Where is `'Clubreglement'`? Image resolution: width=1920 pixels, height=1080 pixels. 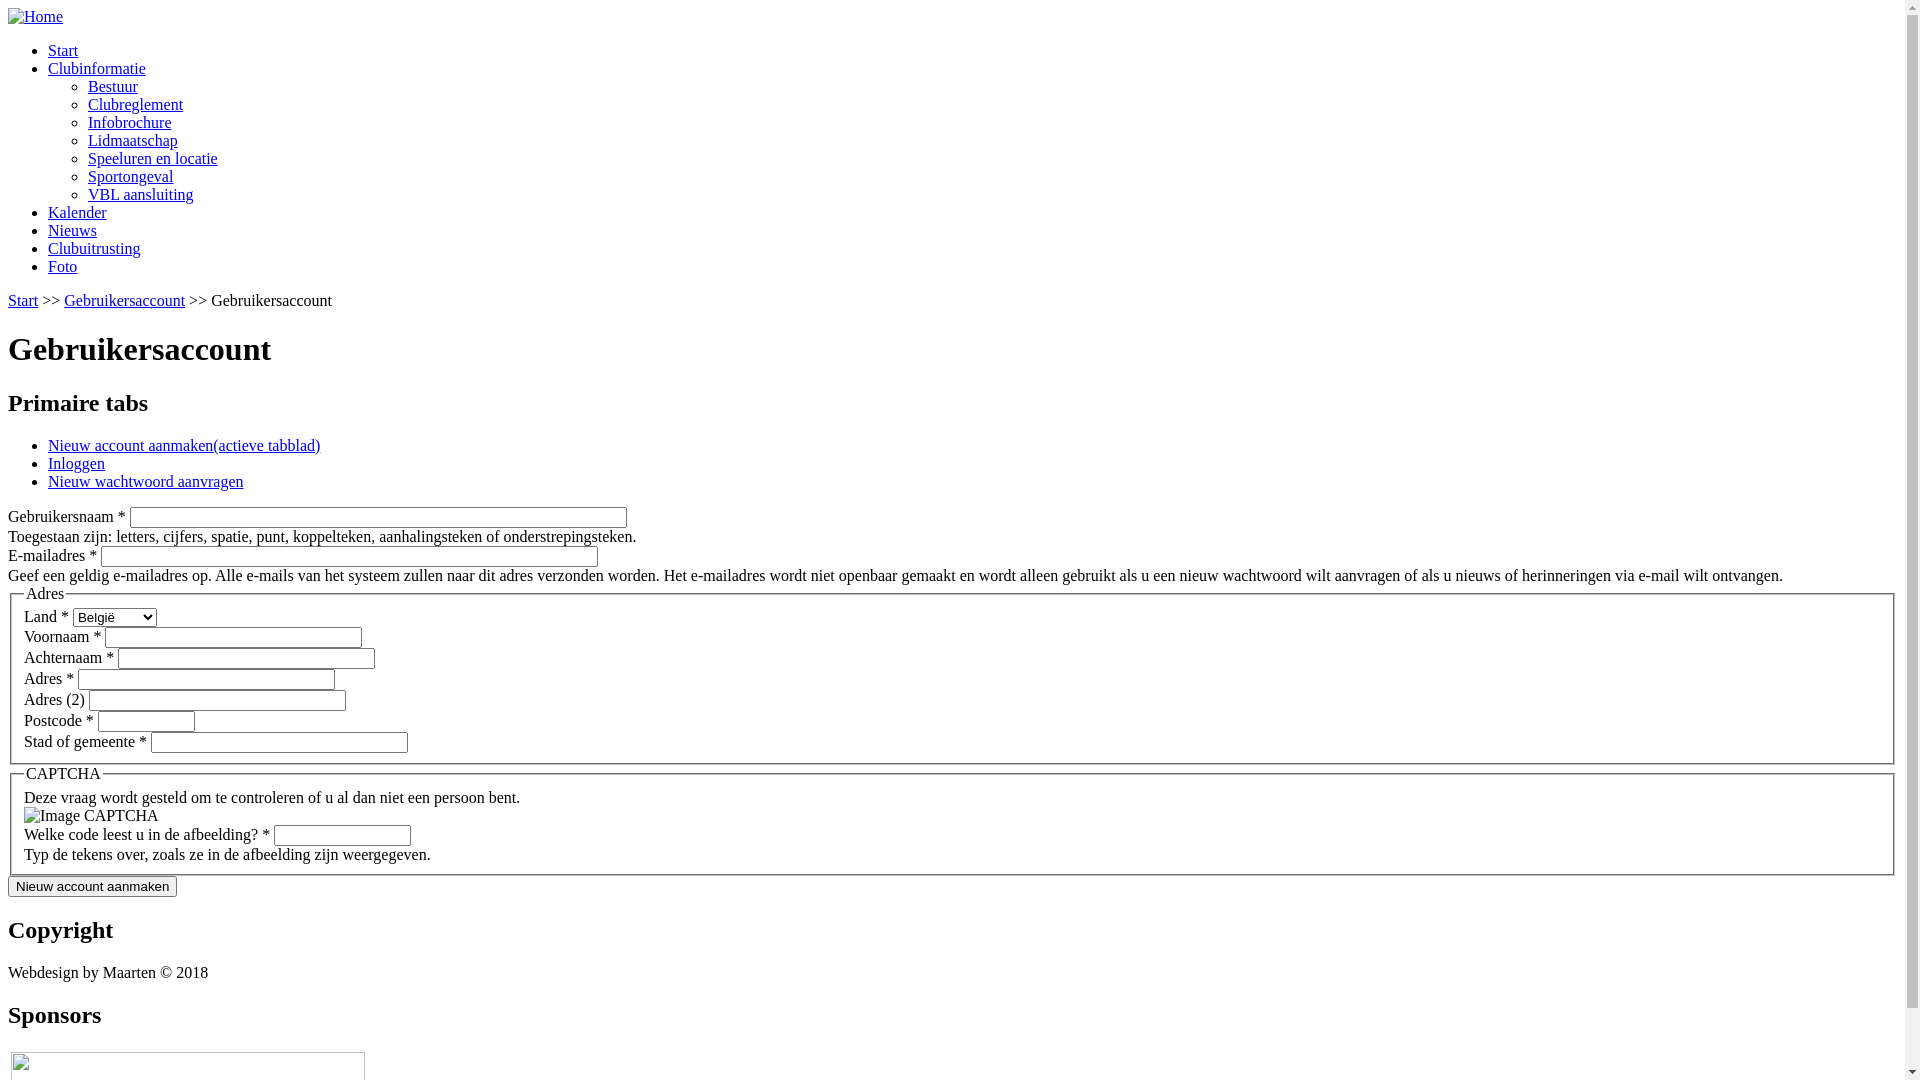 'Clubreglement' is located at coordinates (134, 104).